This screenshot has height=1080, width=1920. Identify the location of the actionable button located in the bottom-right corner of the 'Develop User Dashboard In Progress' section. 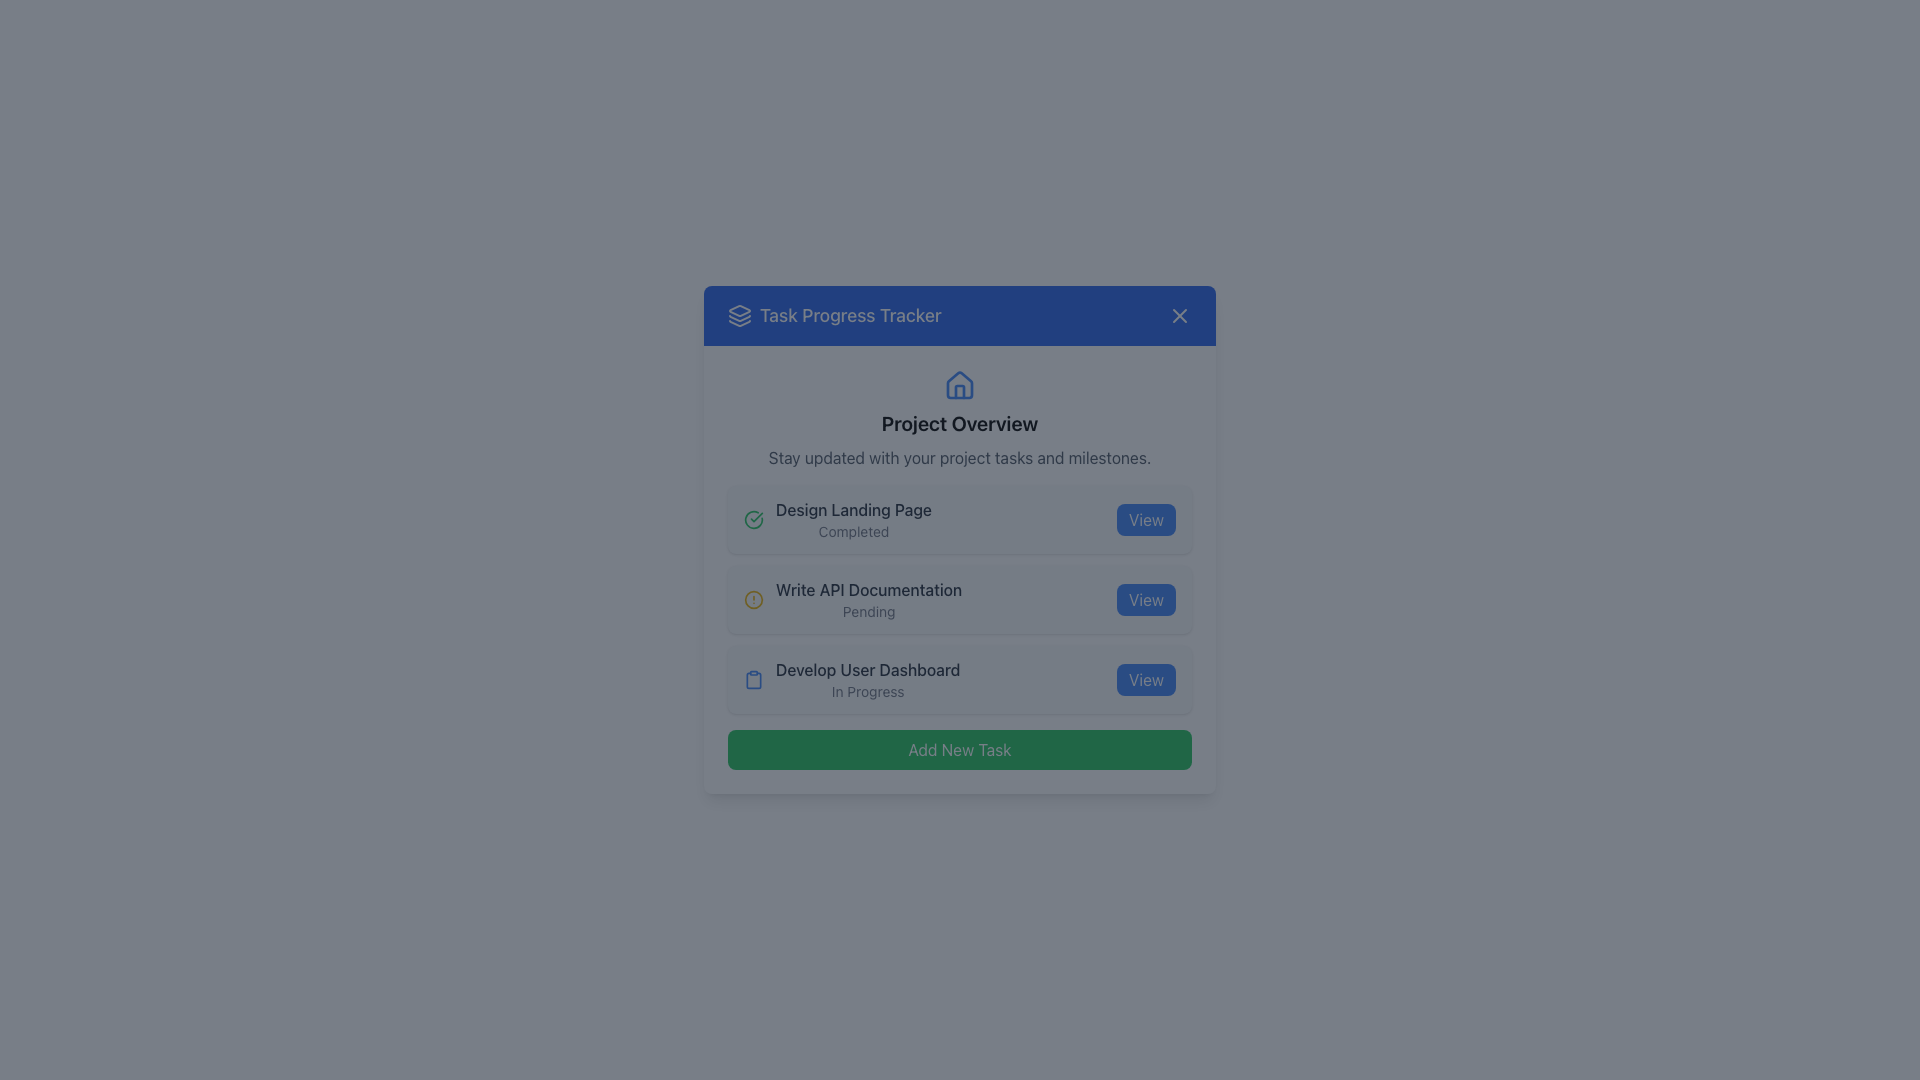
(1146, 678).